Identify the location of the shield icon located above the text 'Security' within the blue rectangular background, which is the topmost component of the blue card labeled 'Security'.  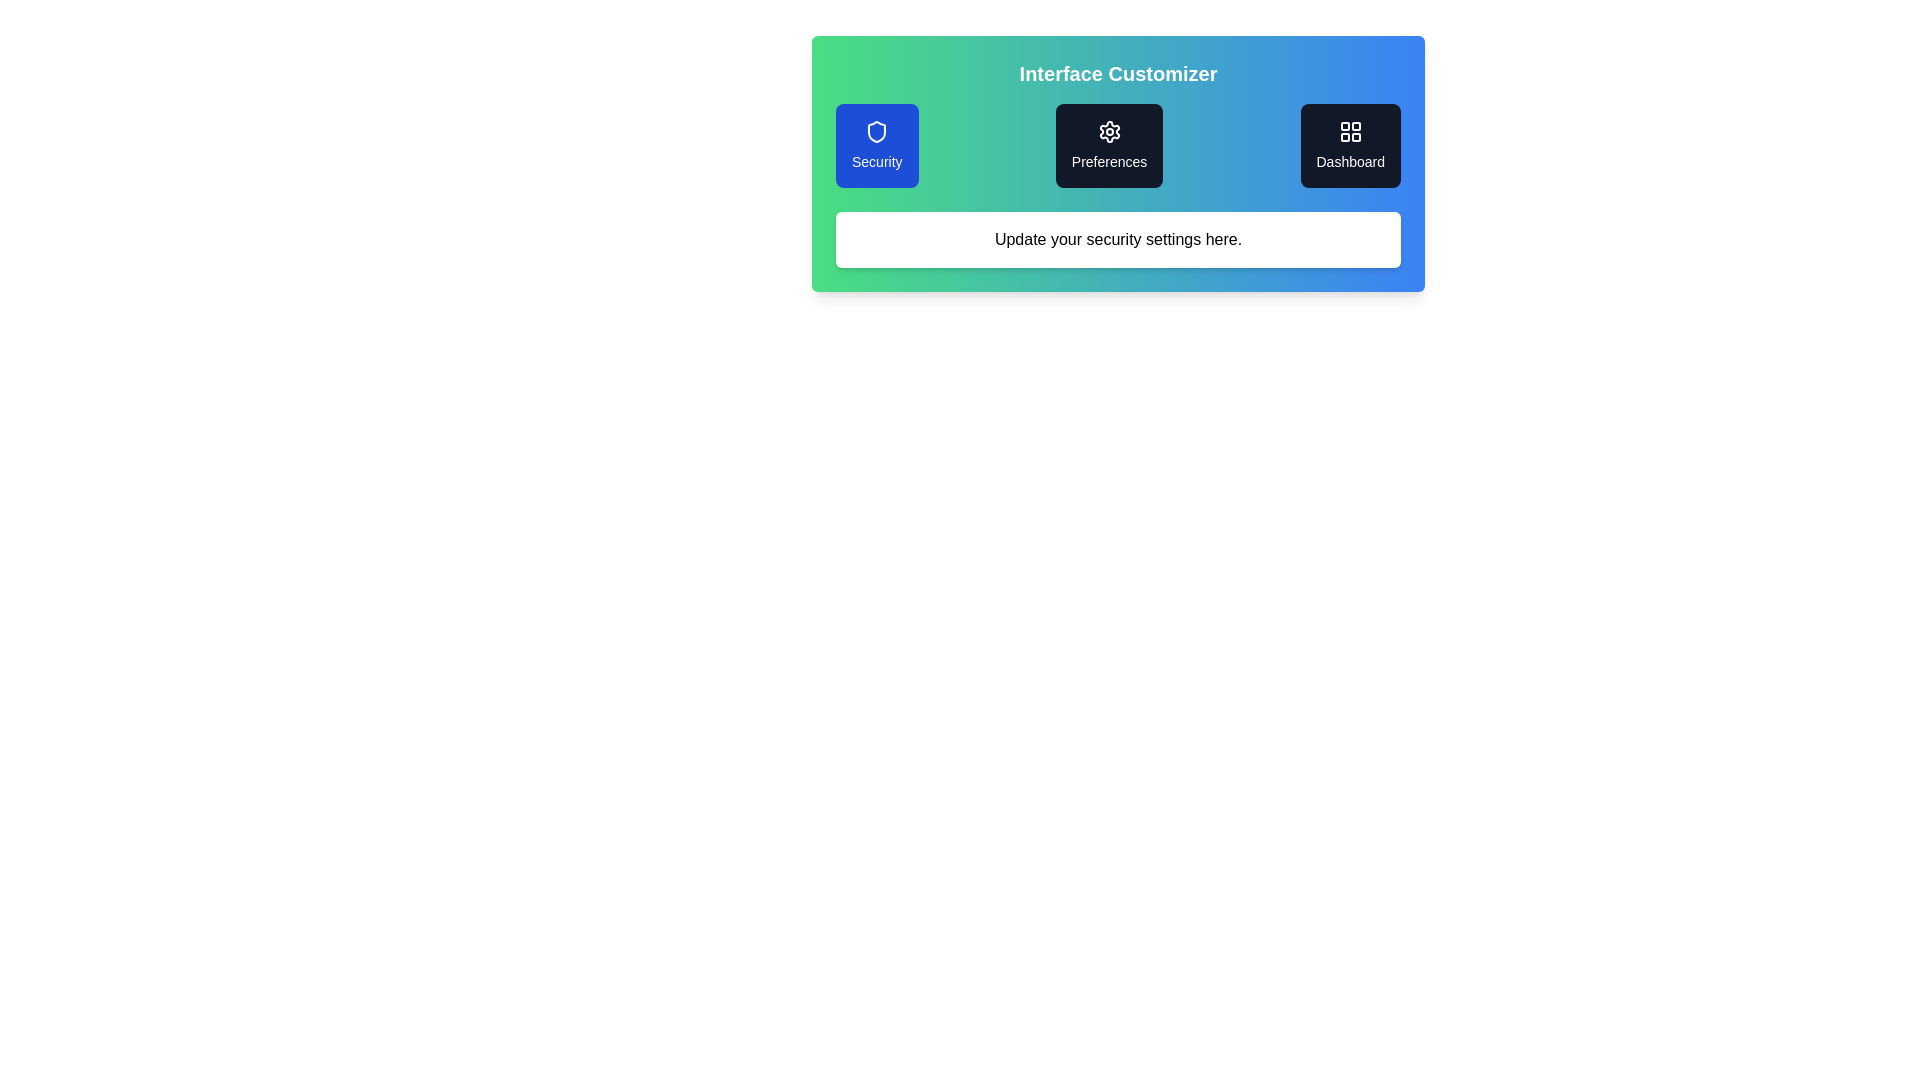
(877, 131).